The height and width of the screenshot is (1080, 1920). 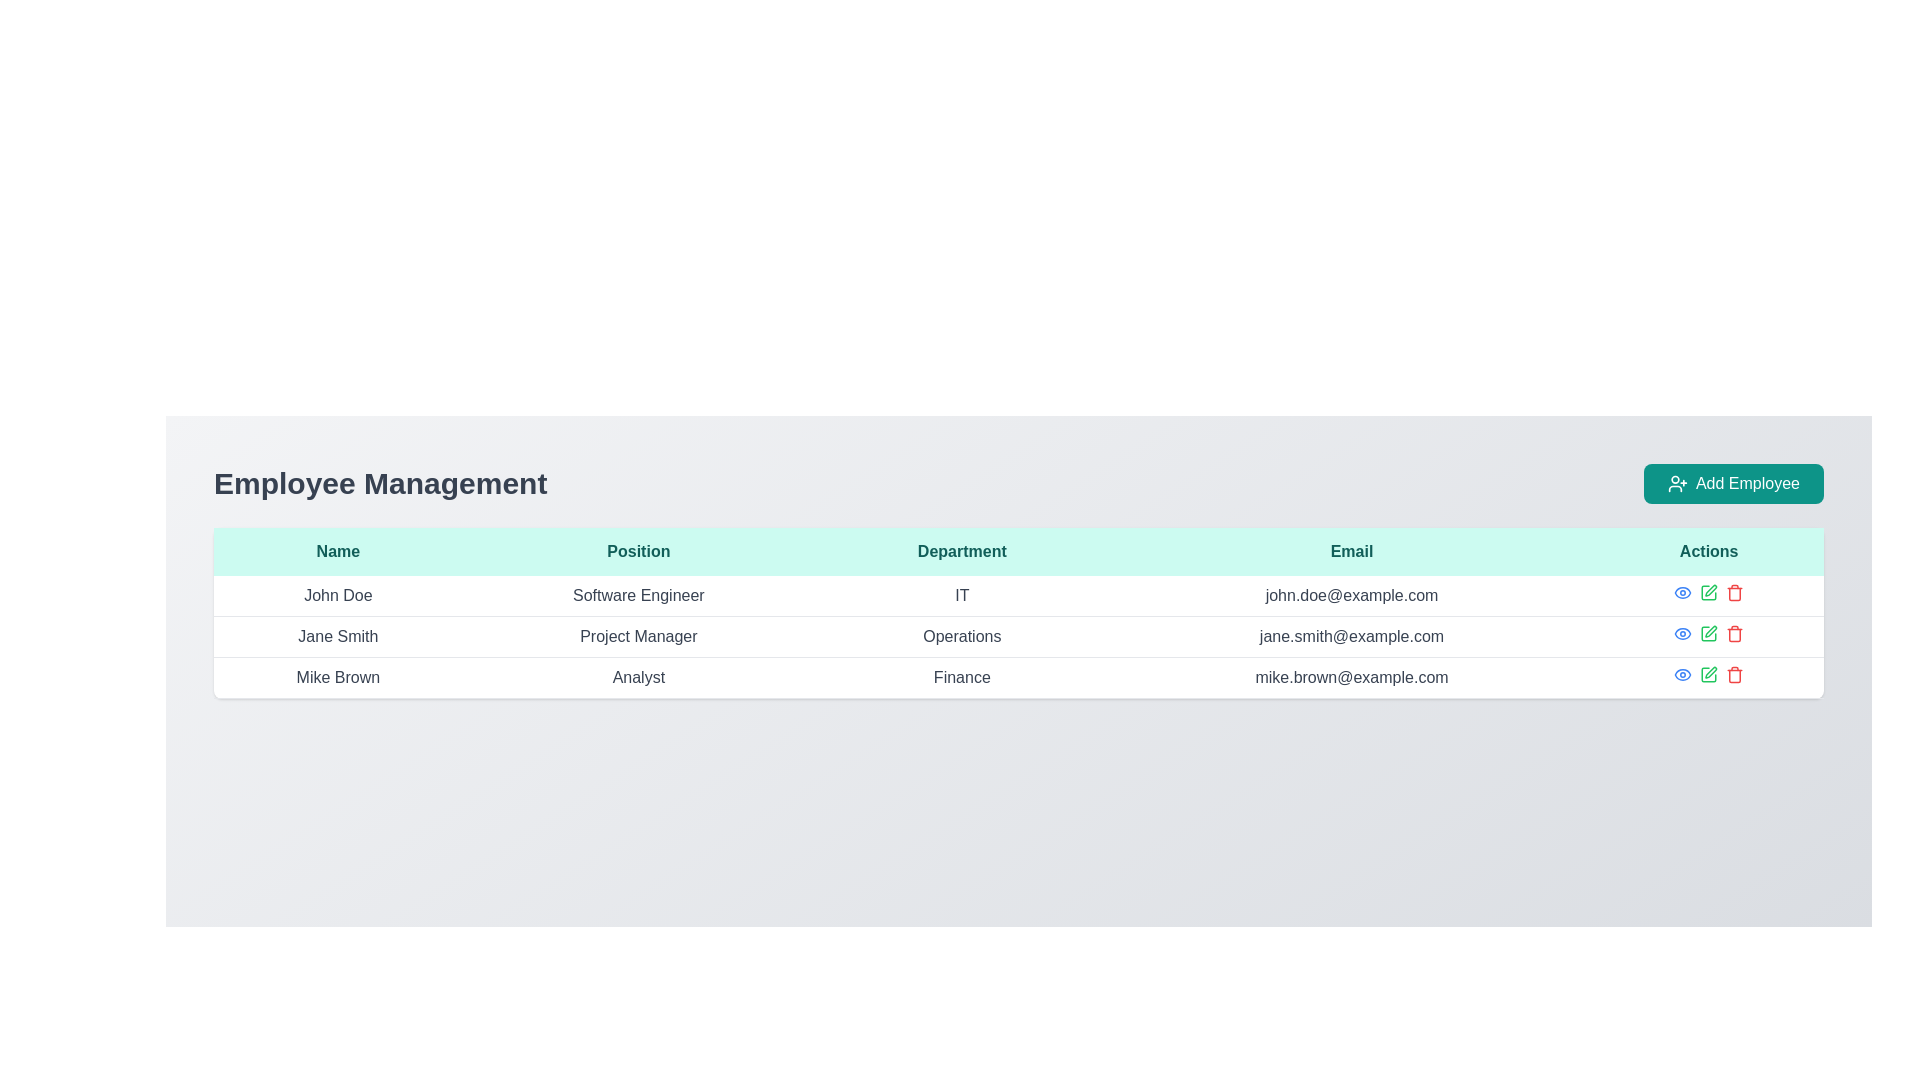 I want to click on the eye icon button in the Actions column of the second row, so click(x=1682, y=633).